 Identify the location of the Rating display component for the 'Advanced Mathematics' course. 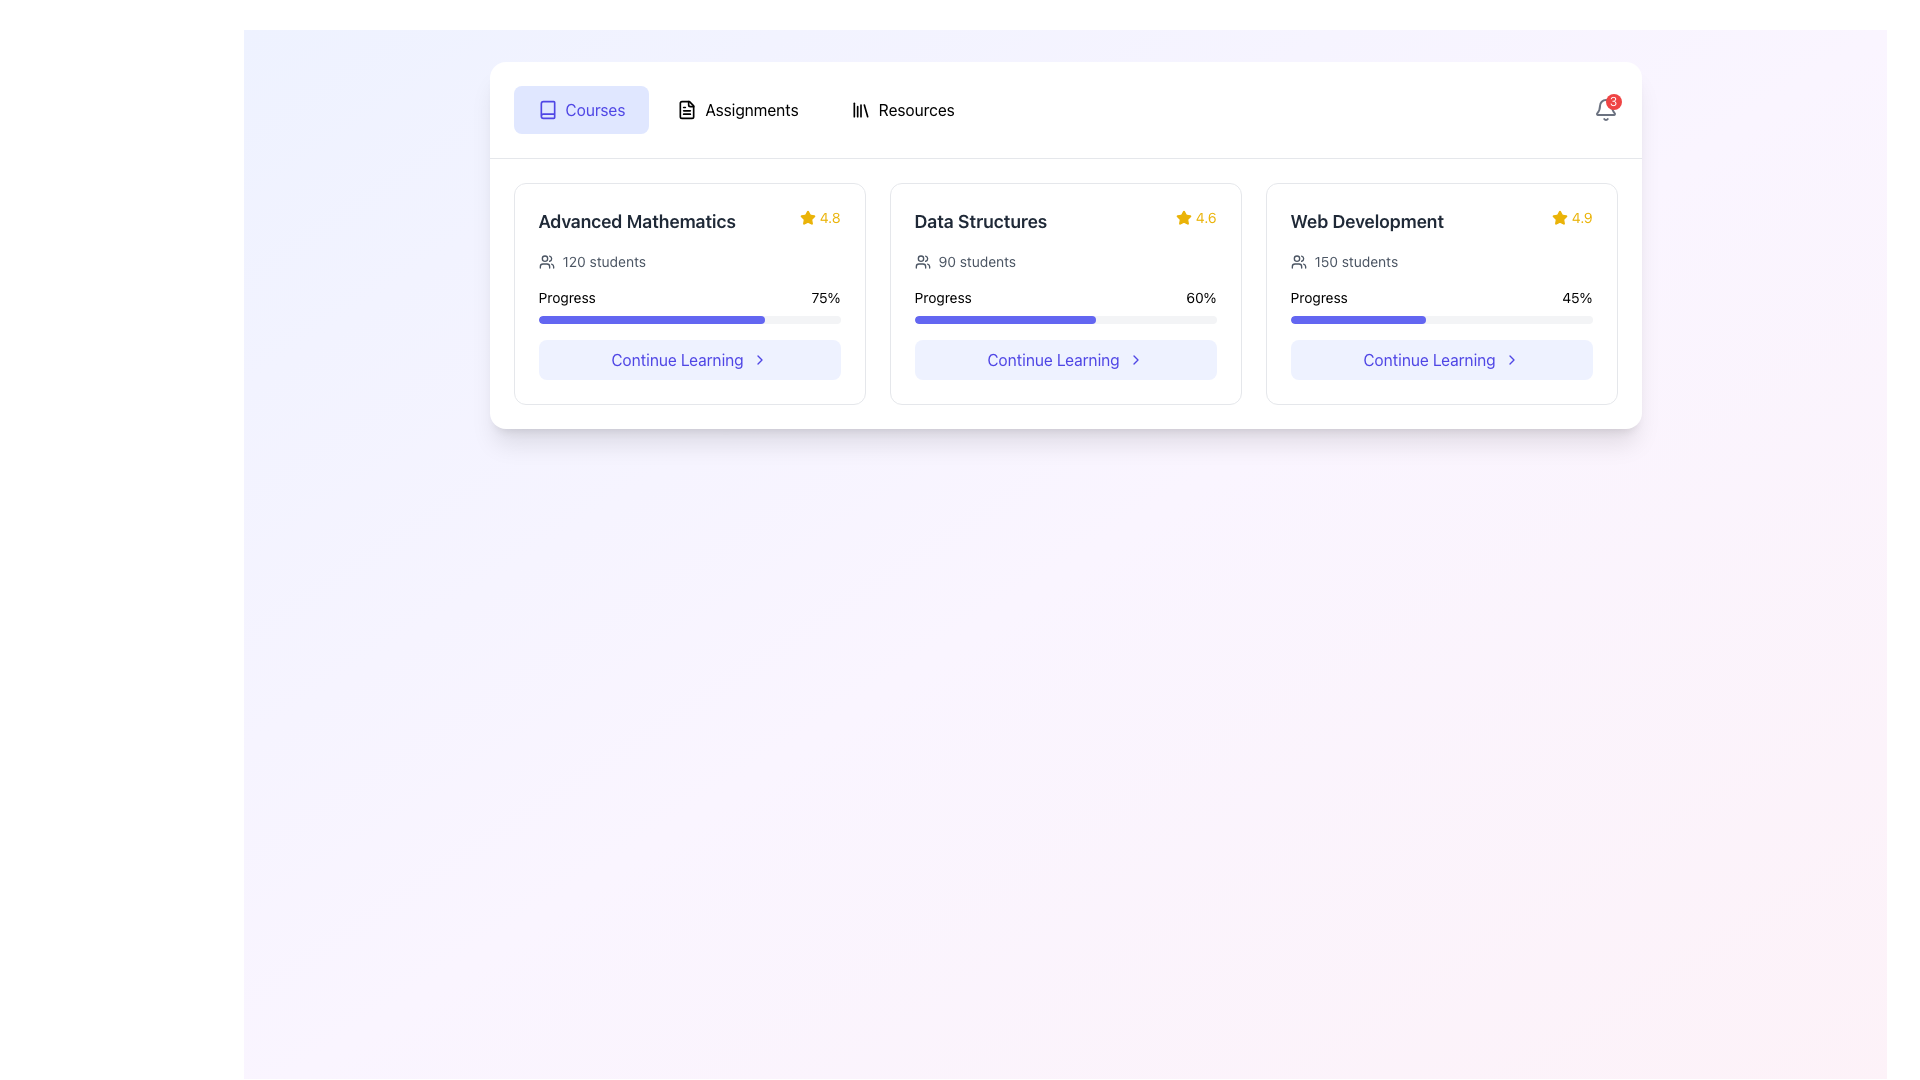
(820, 218).